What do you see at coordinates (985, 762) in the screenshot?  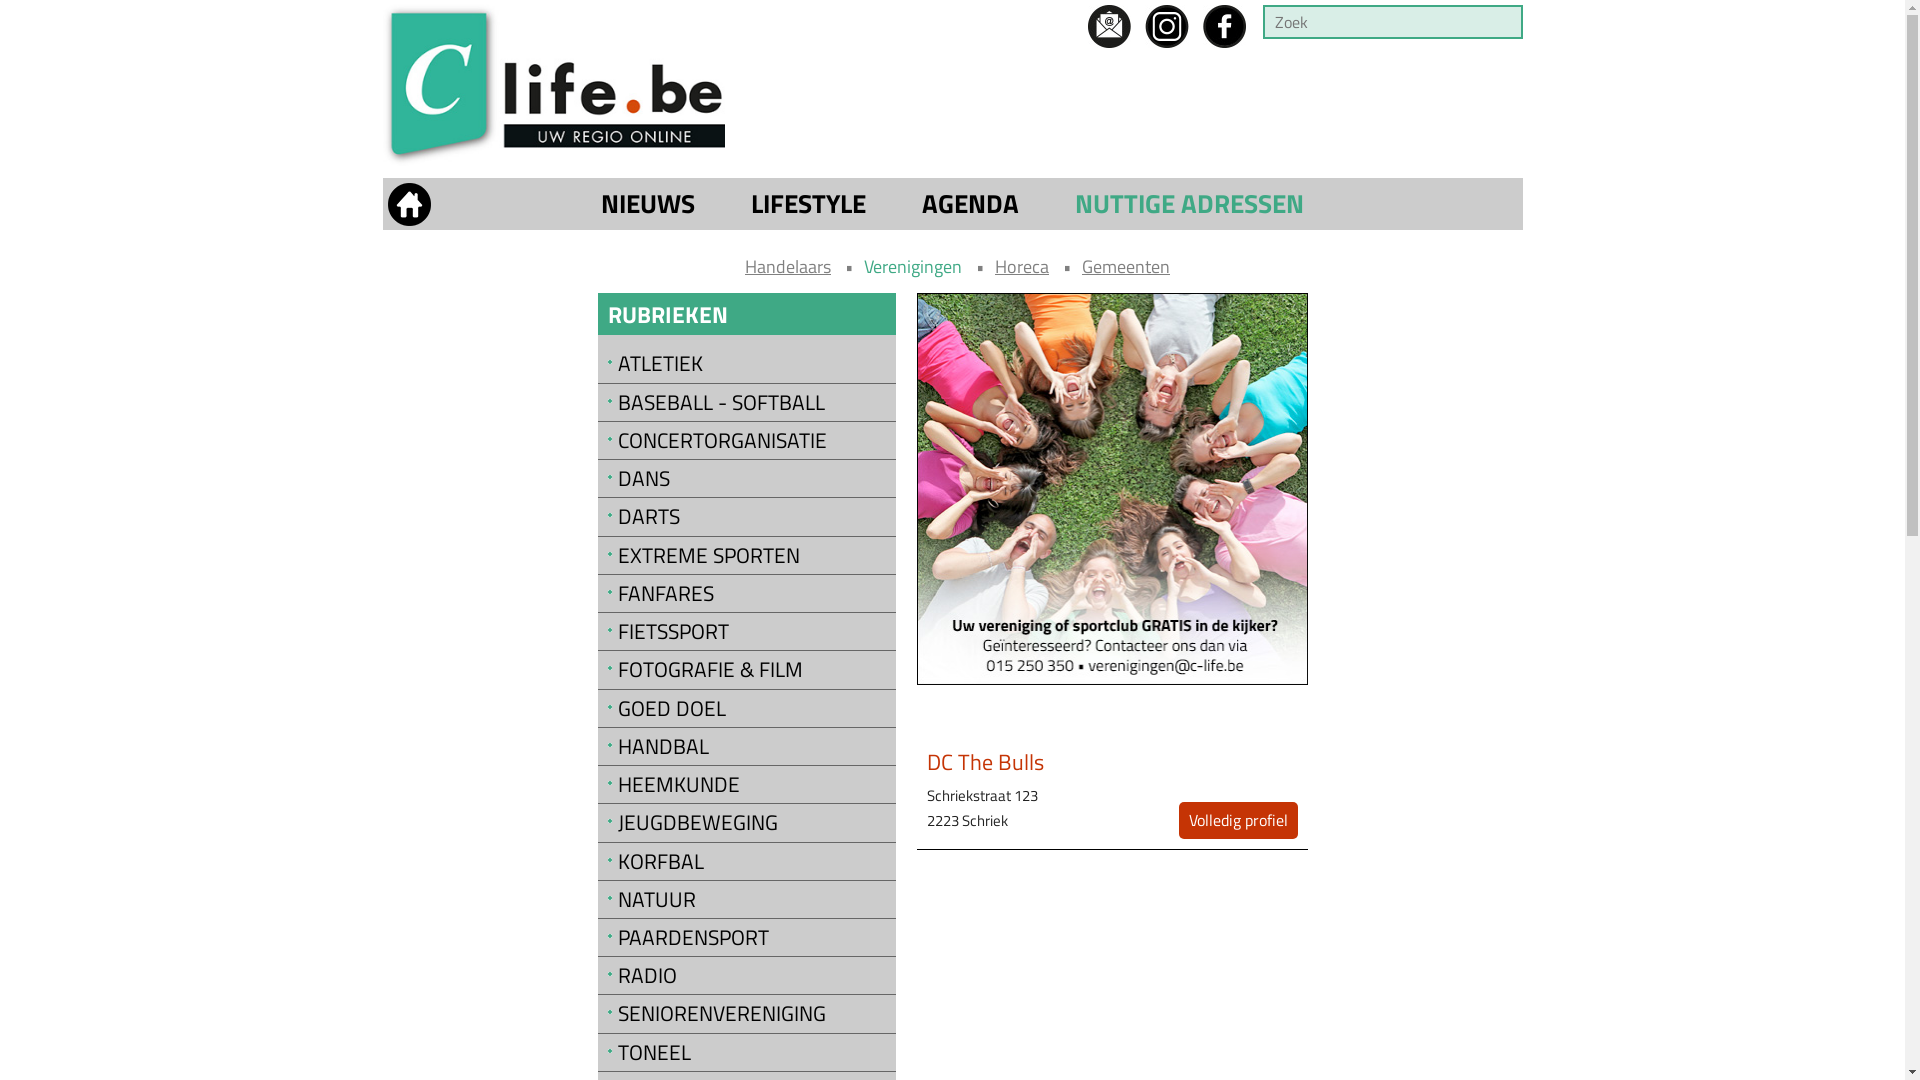 I see `'DC The Bulls'` at bounding box center [985, 762].